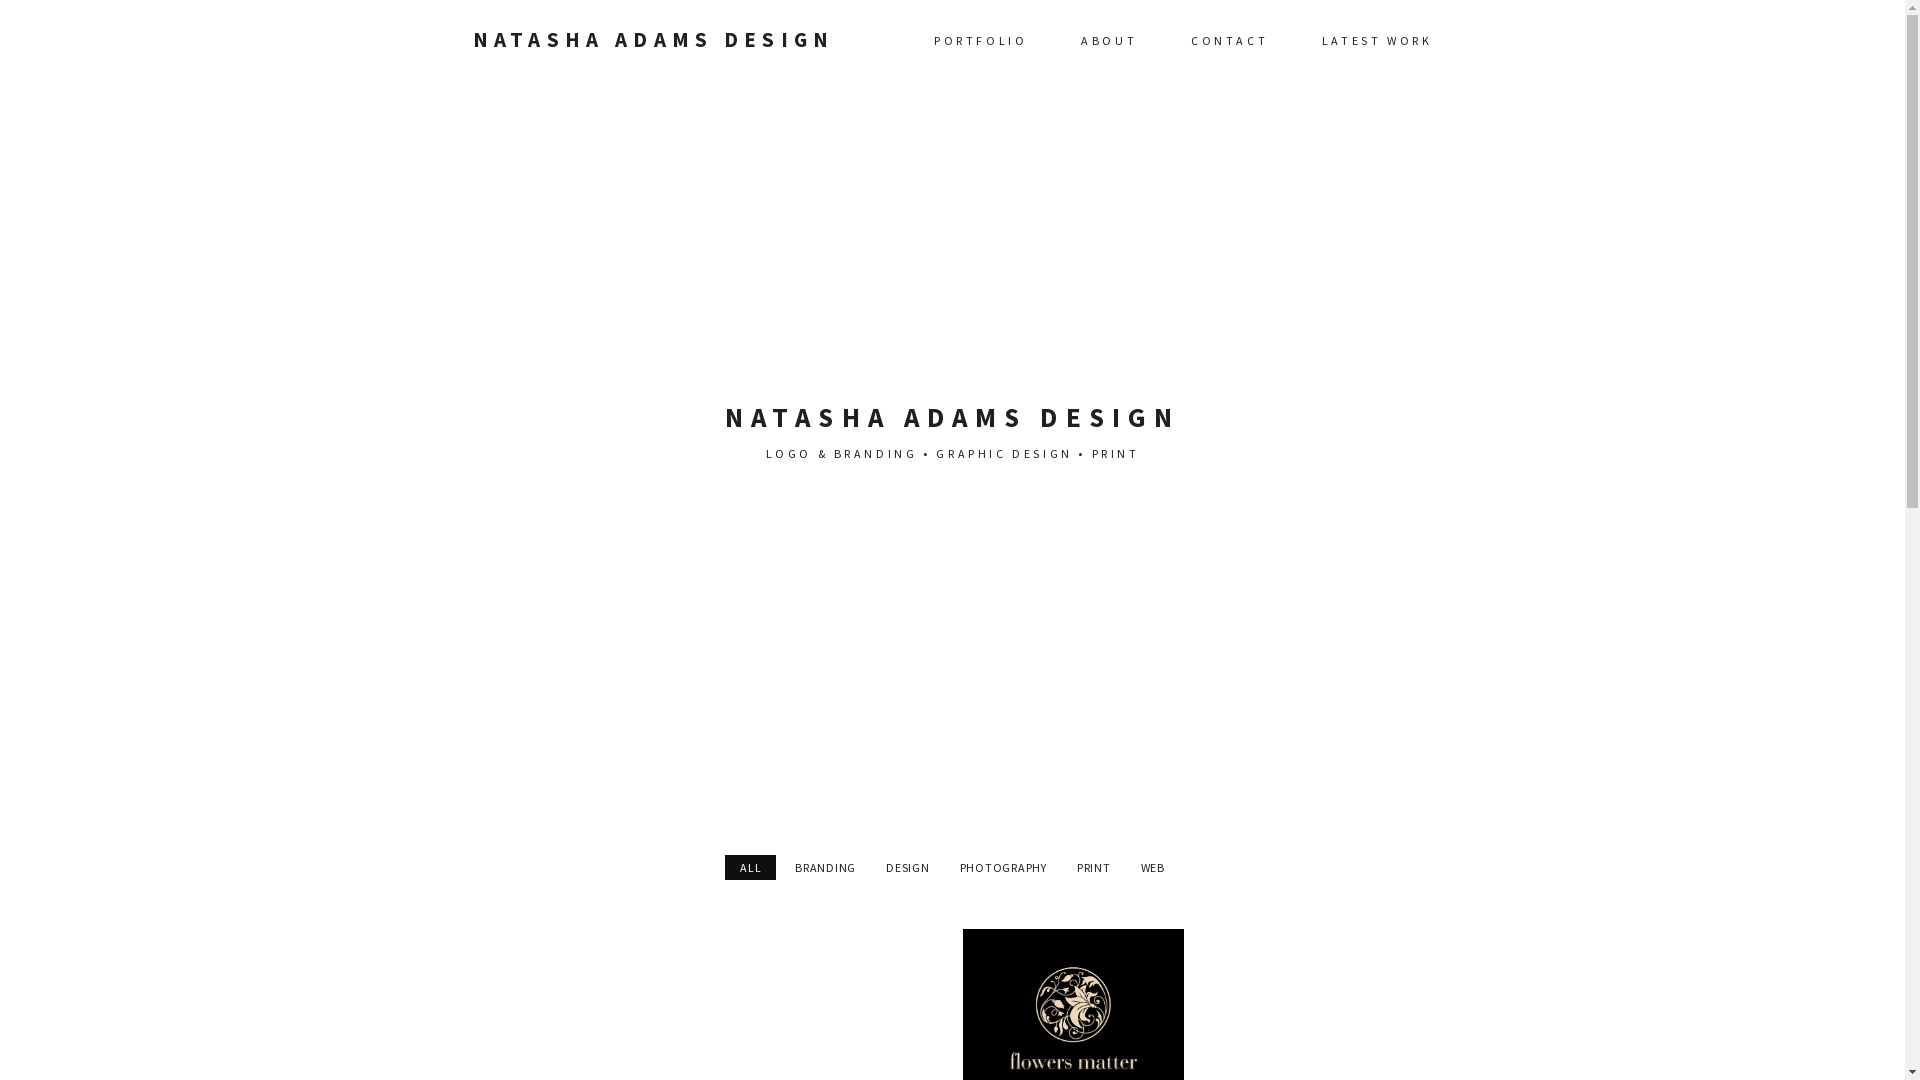 The image size is (1920, 1080). I want to click on 'PHOTOGRAPHY', so click(1003, 866).